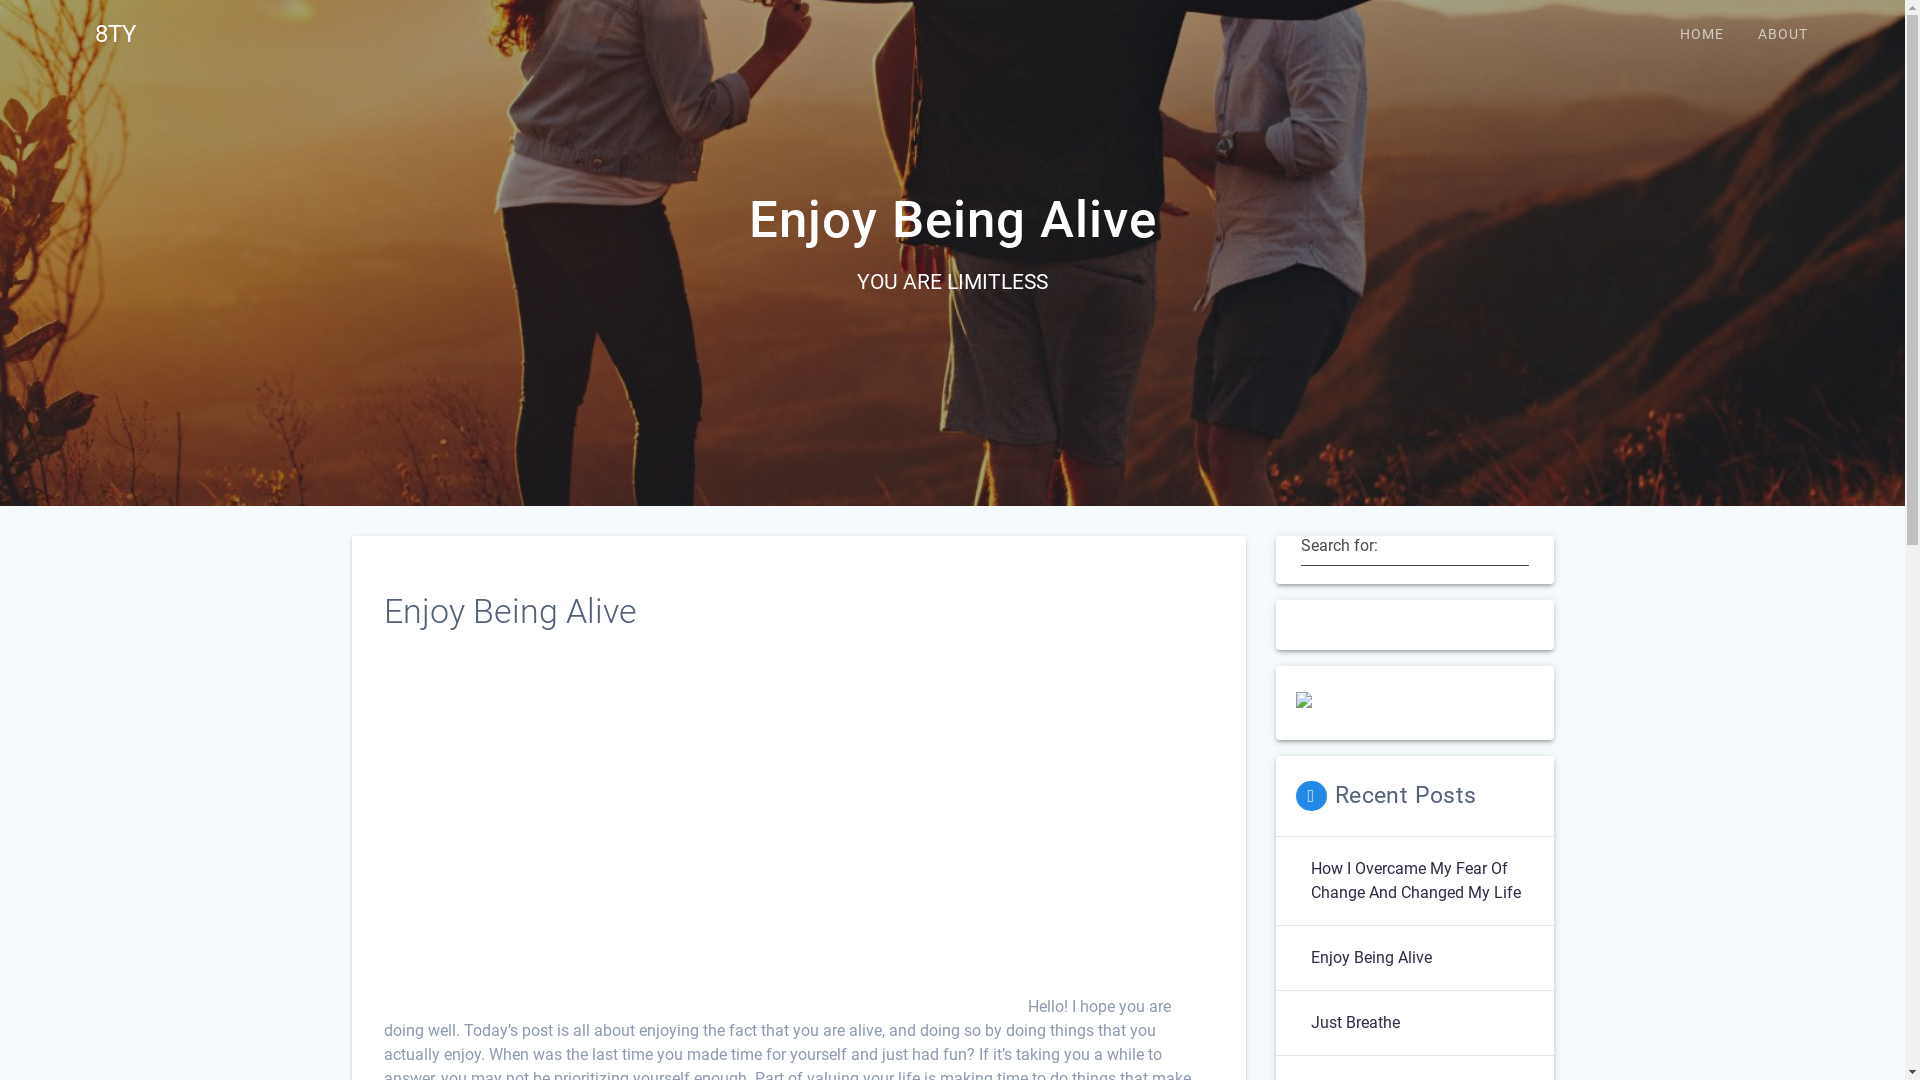 This screenshot has width=1920, height=1080. Describe the element at coordinates (1782, 34) in the screenshot. I see `'ABOUT'` at that location.